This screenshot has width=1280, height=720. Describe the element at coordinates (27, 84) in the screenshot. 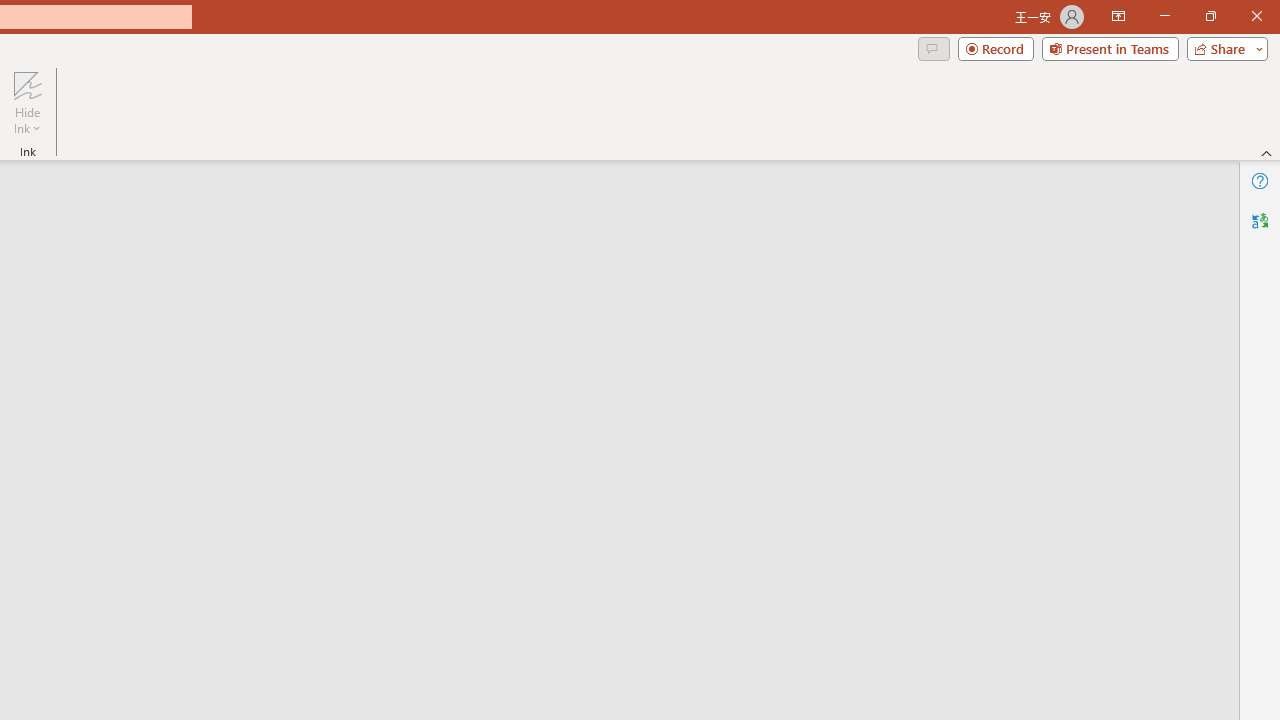

I see `'Hide Ink'` at that location.